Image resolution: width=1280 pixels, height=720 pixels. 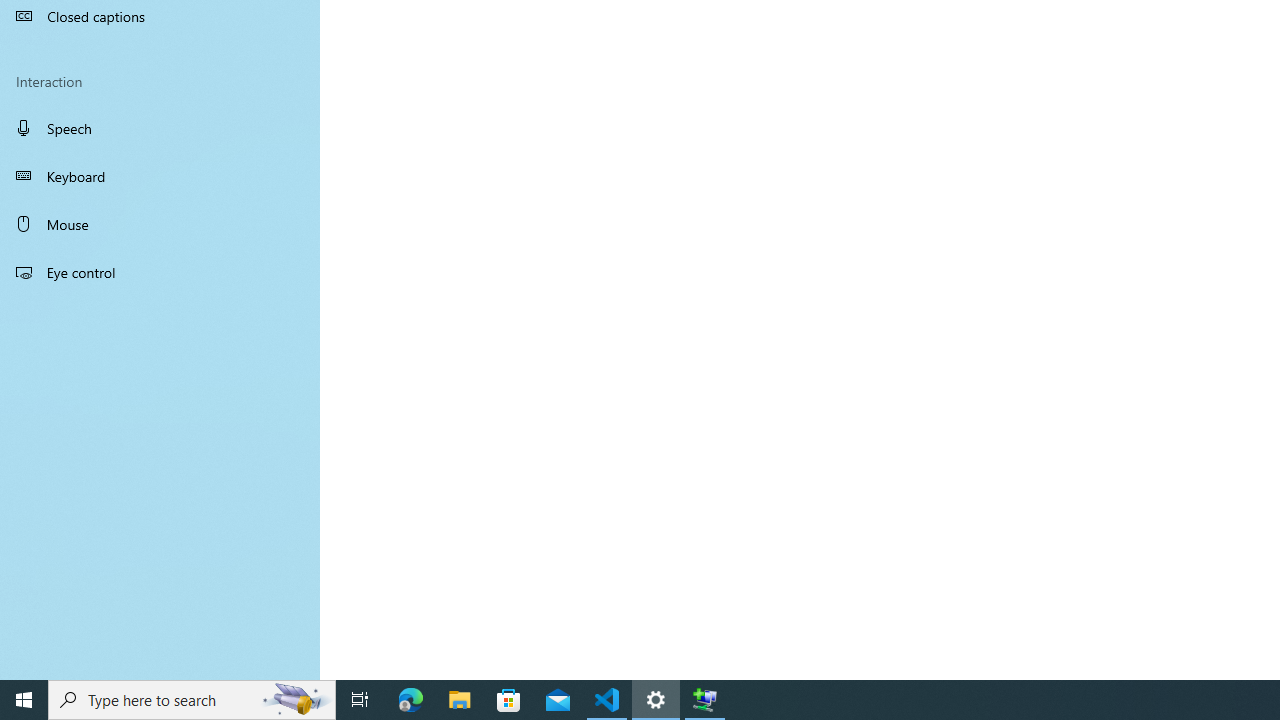 What do you see at coordinates (359, 698) in the screenshot?
I see `'Task View'` at bounding box center [359, 698].